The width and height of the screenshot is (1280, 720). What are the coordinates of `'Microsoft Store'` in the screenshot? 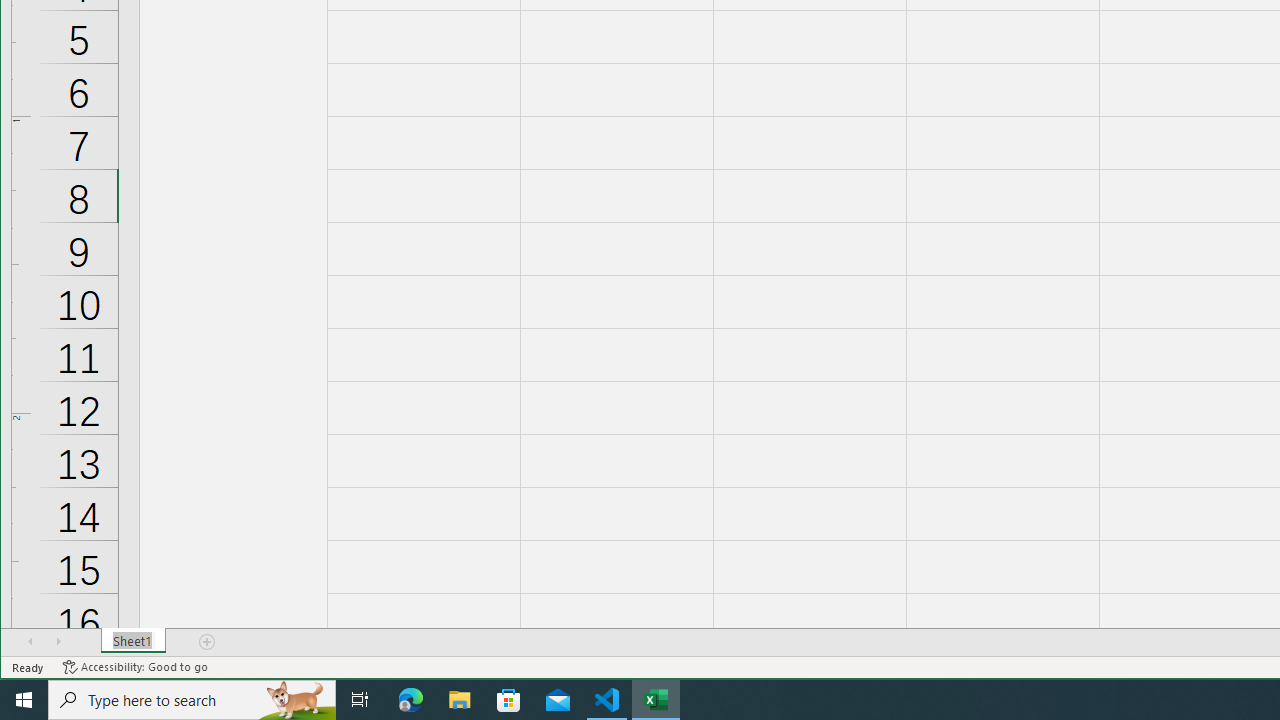 It's located at (509, 698).